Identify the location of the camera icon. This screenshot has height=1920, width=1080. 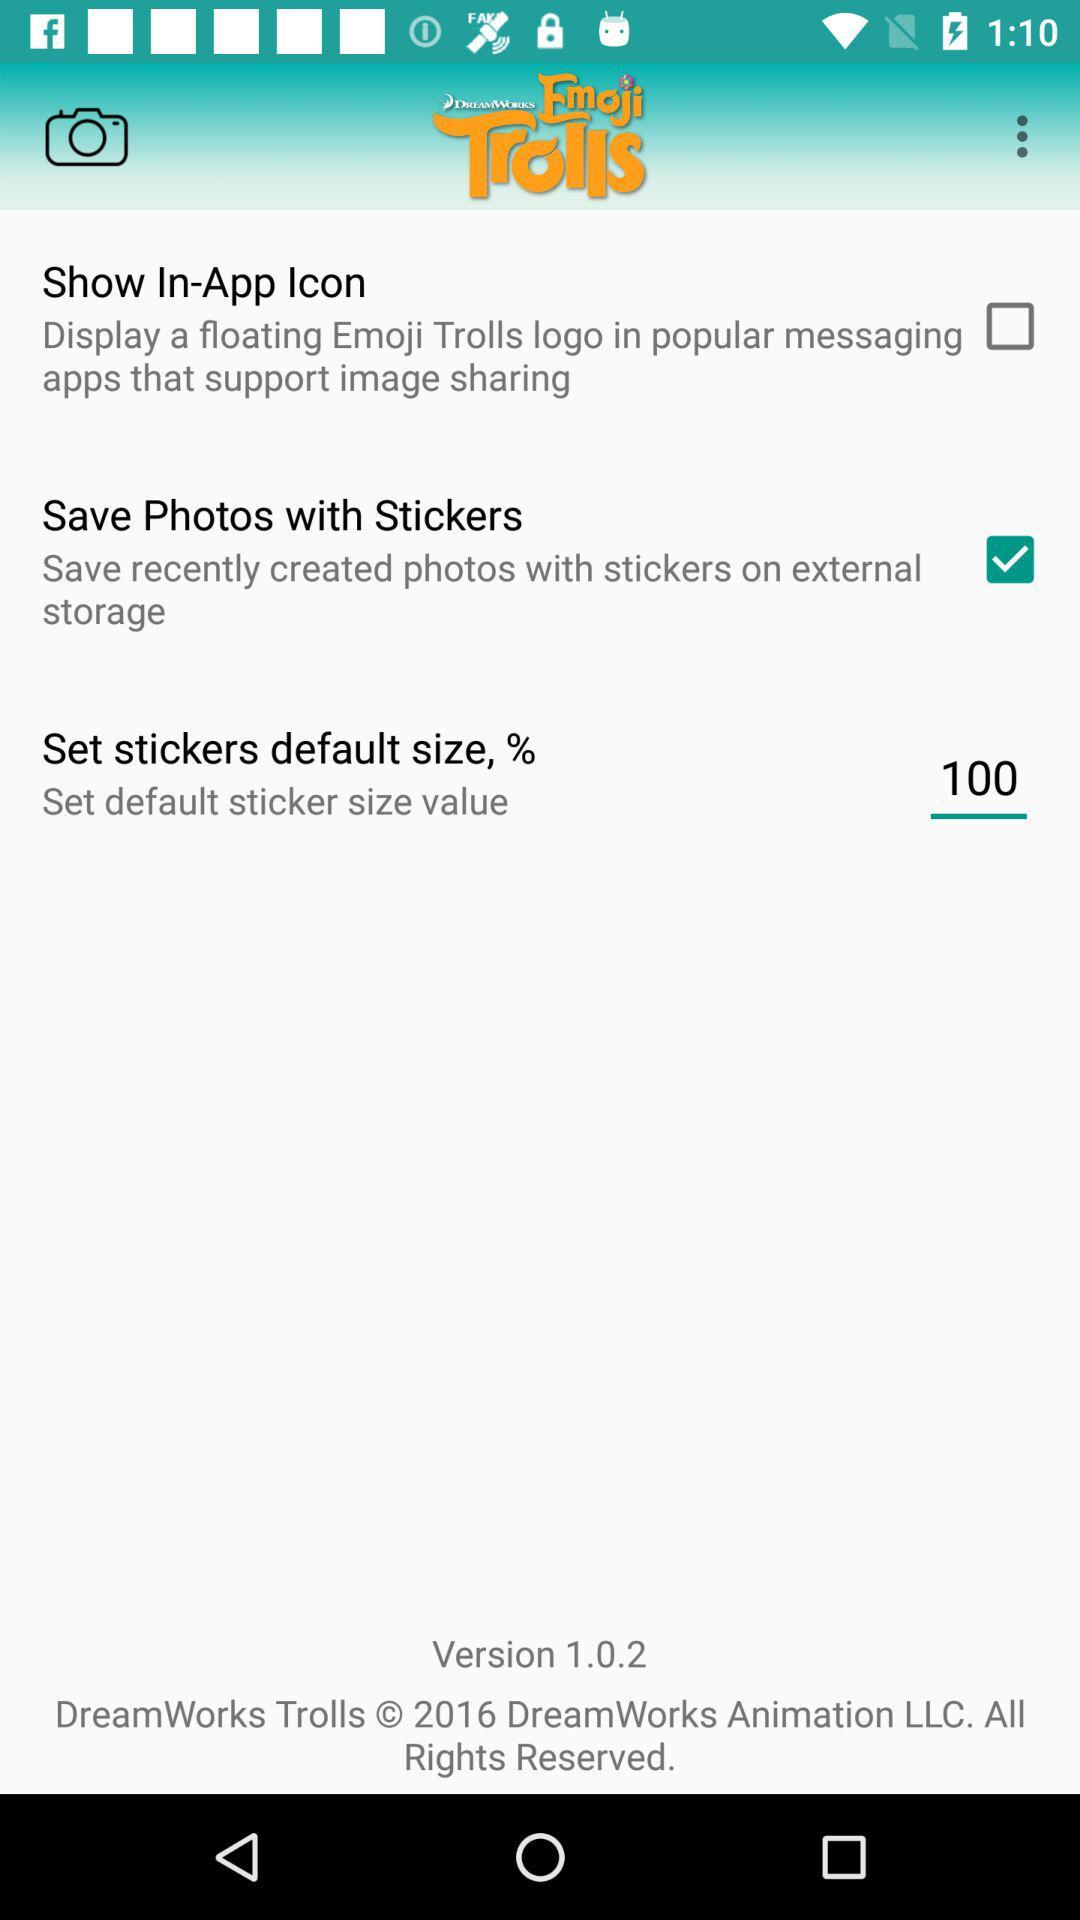
(85, 135).